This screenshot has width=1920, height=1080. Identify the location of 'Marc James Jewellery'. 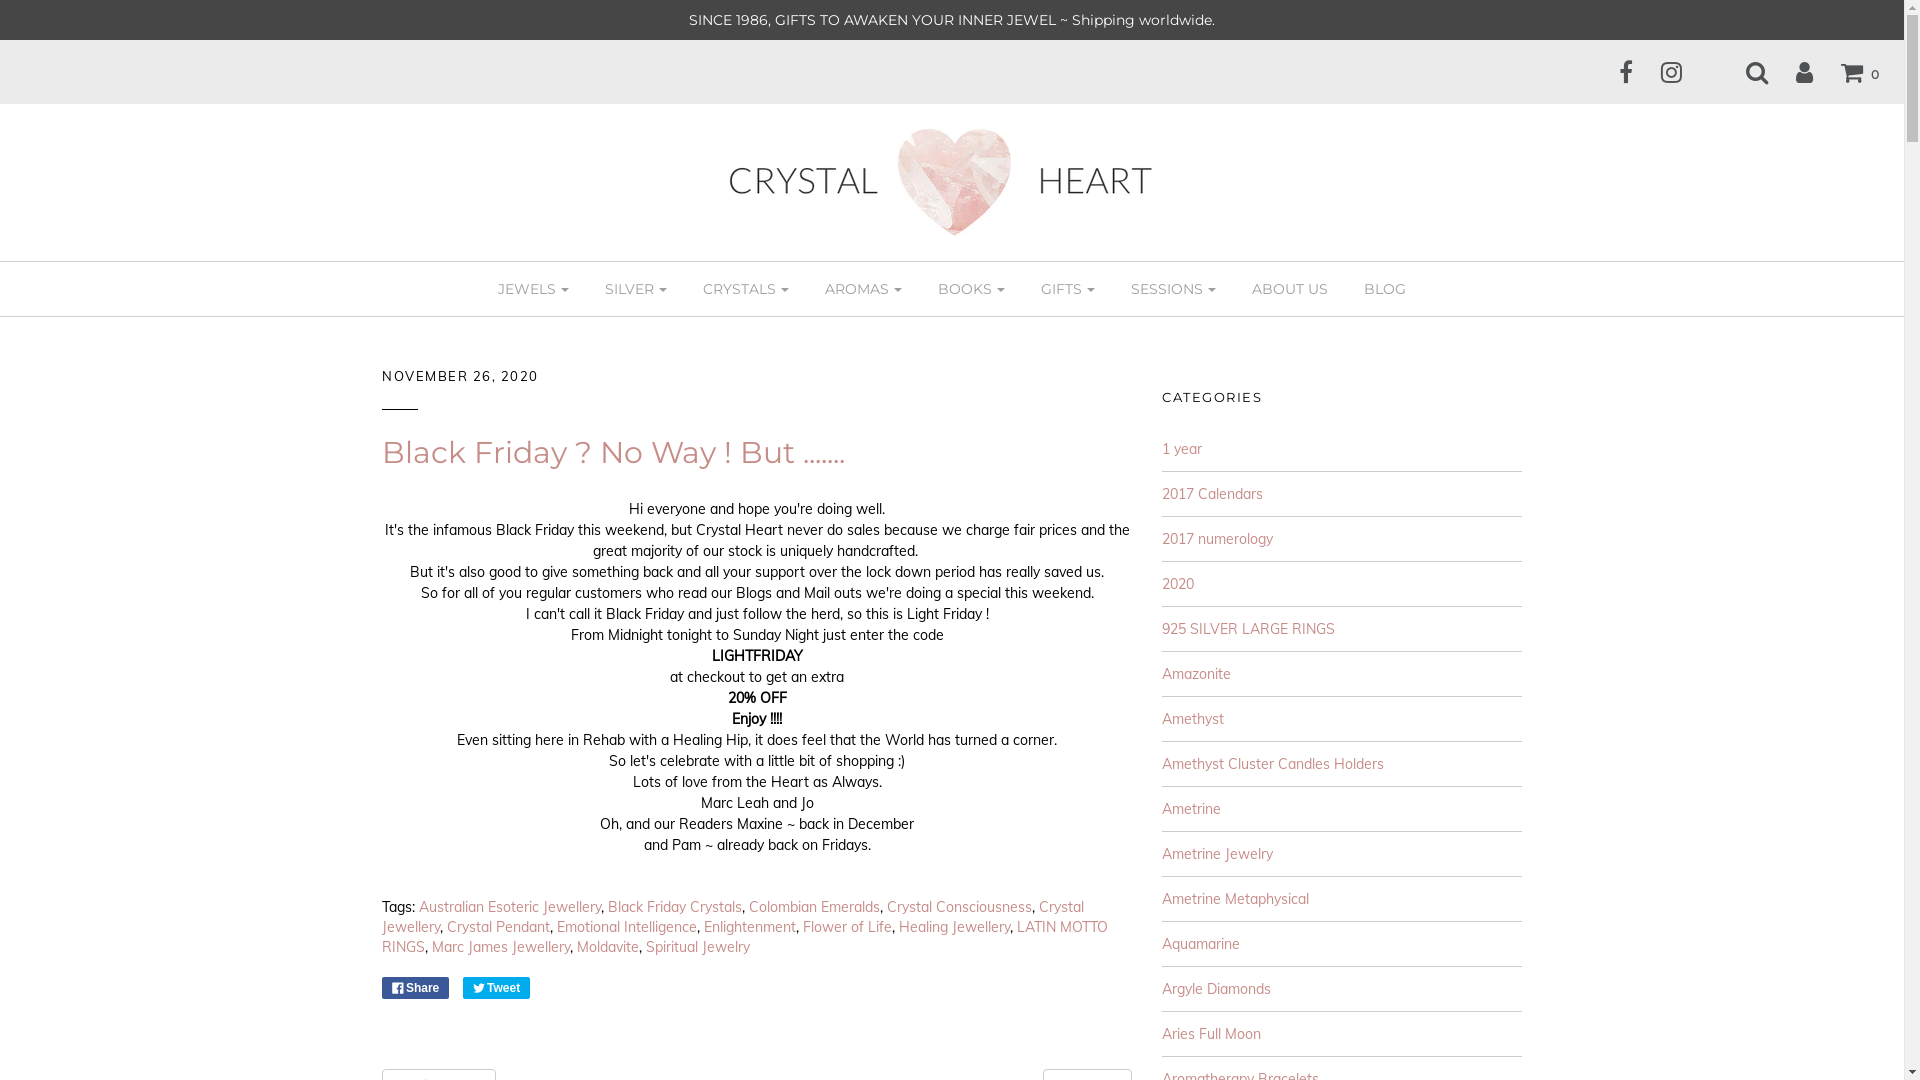
(500, 946).